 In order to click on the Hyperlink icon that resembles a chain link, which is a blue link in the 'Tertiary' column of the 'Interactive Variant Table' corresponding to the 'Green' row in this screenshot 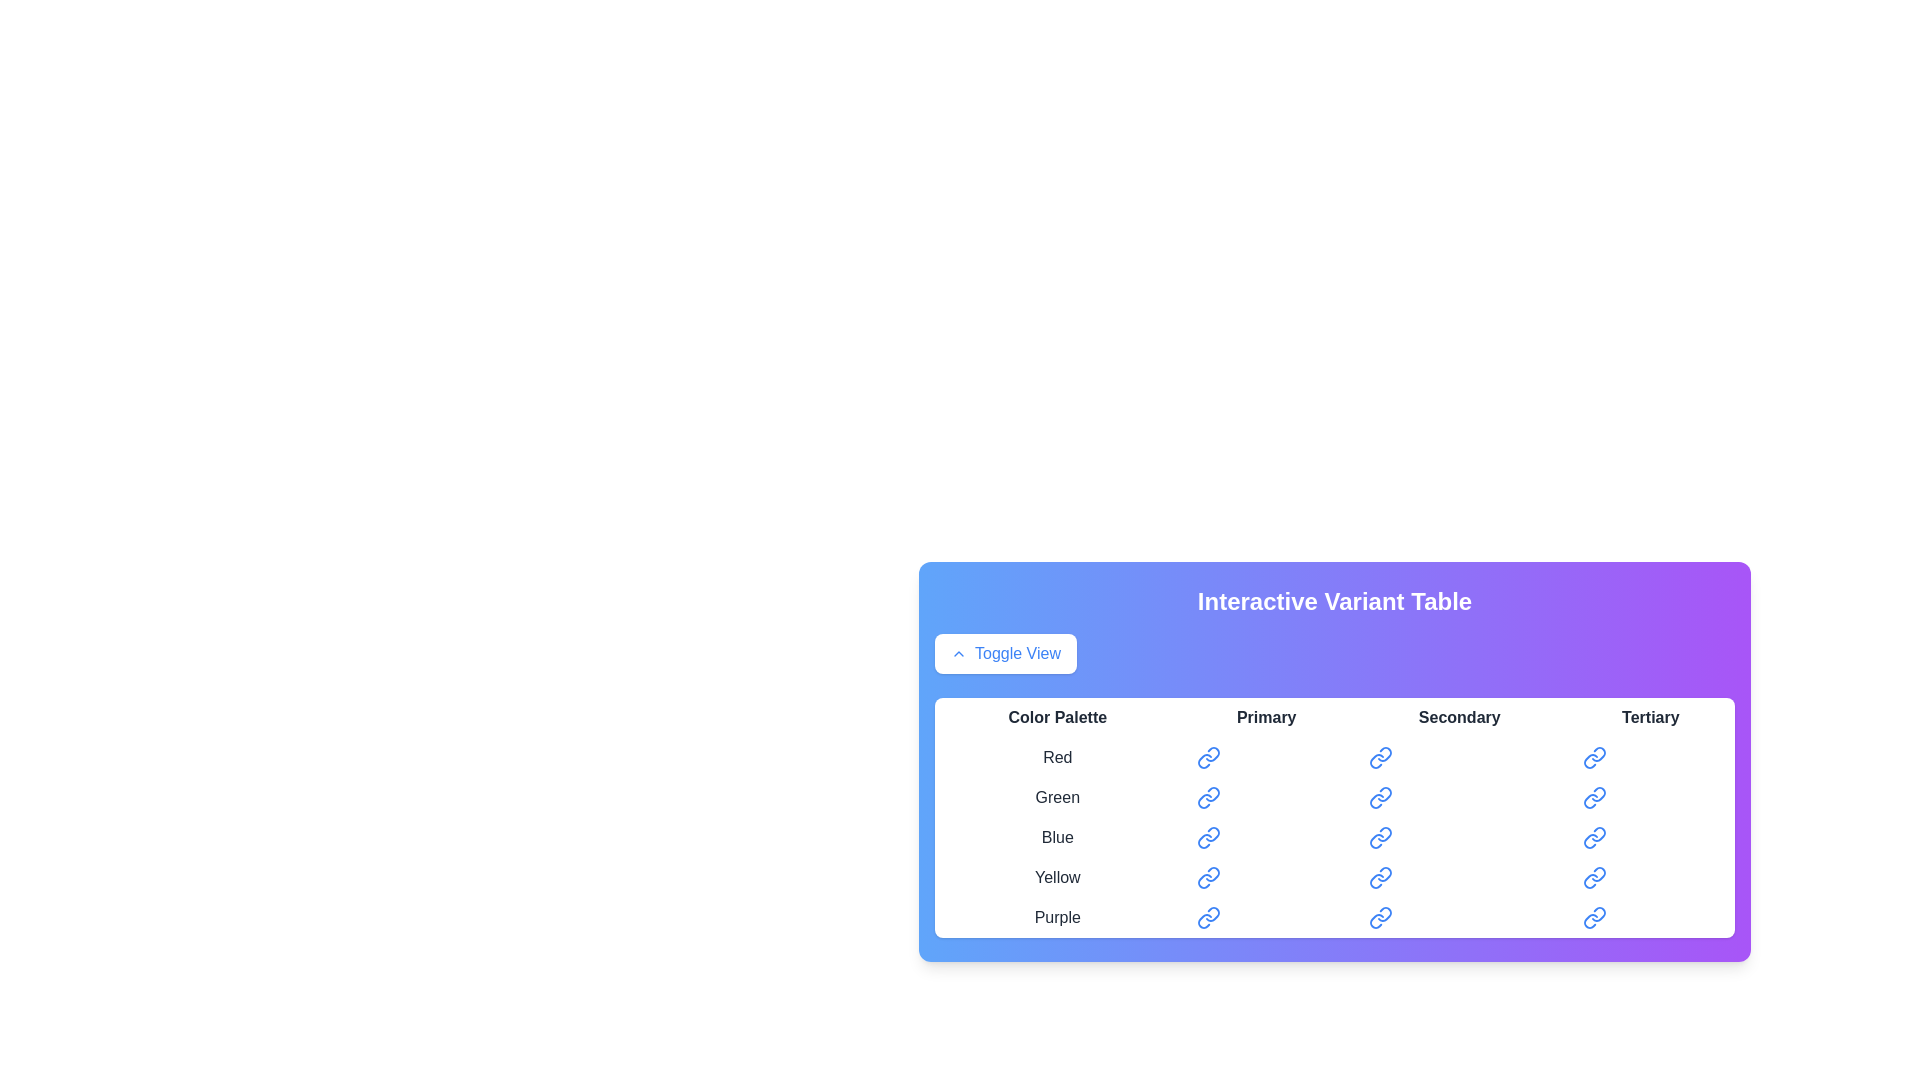, I will do `click(1593, 797)`.